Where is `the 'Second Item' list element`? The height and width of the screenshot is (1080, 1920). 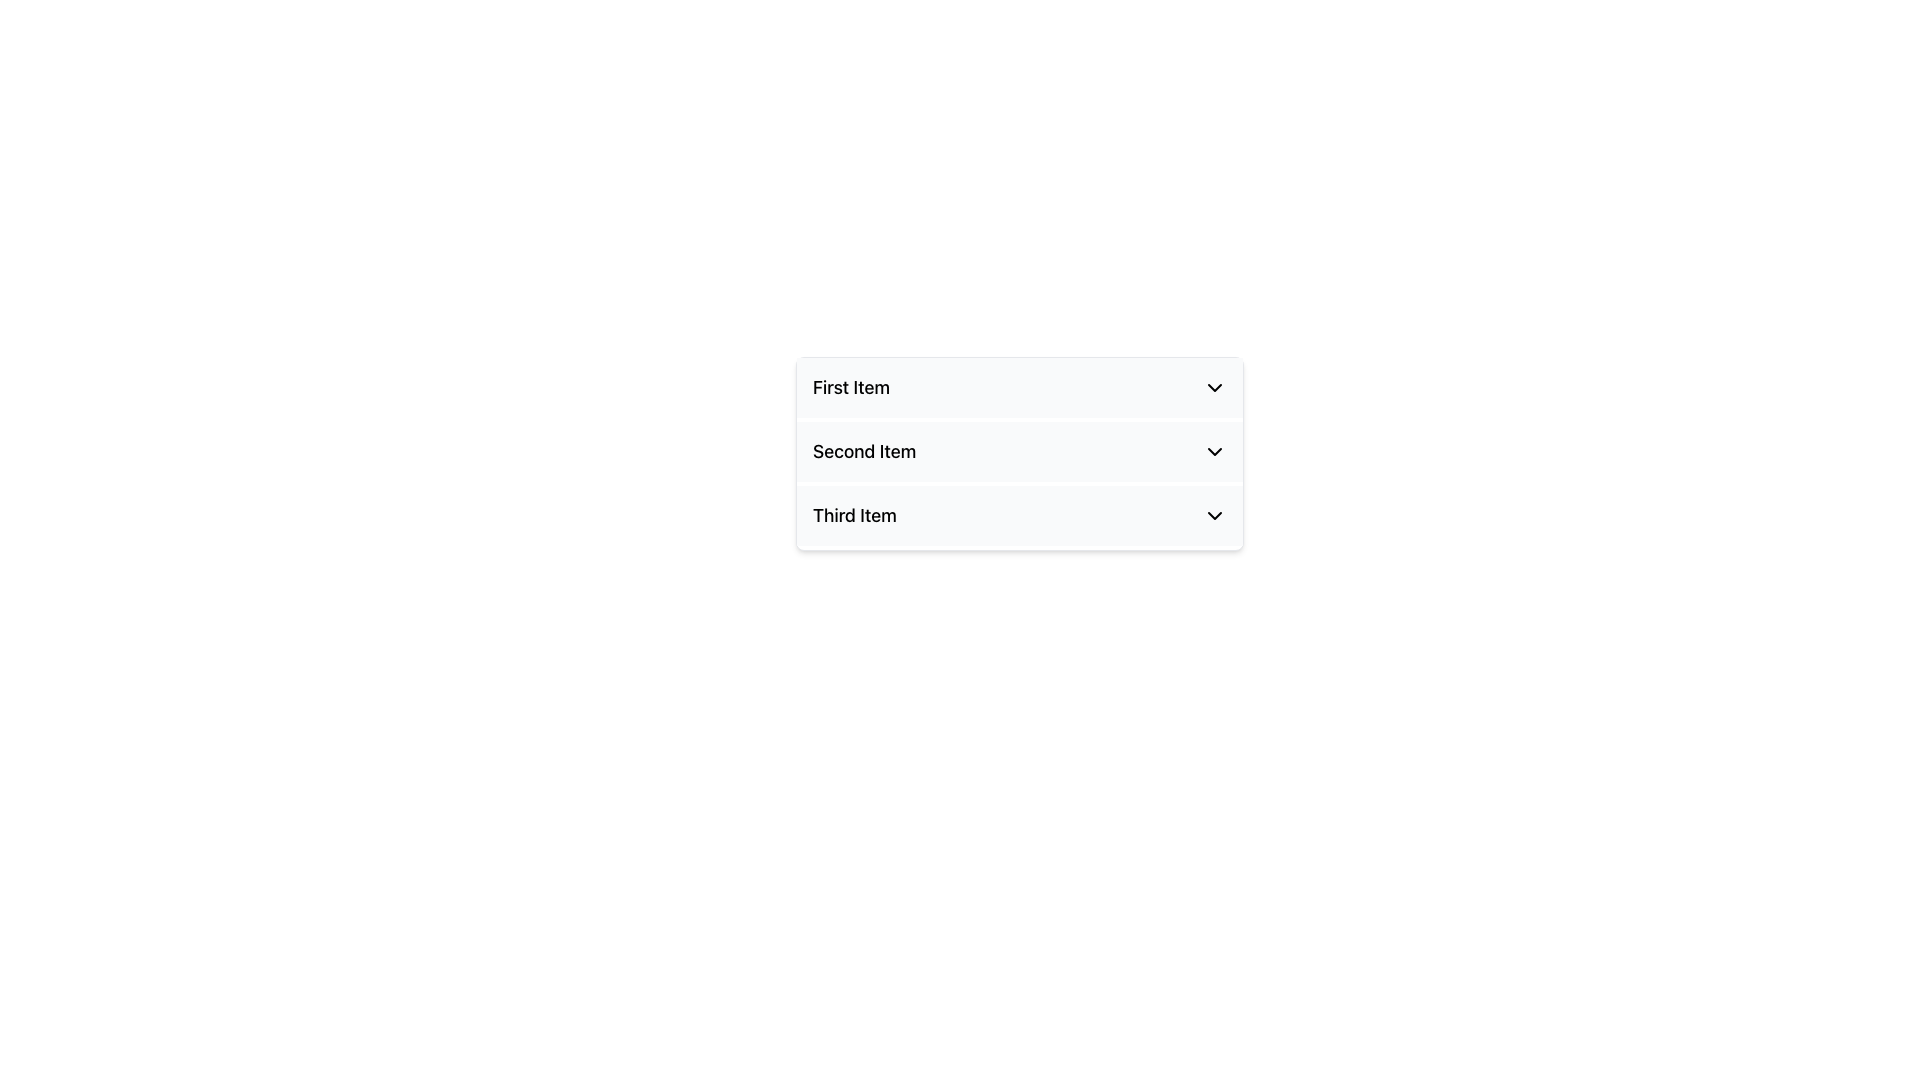 the 'Second Item' list element is located at coordinates (1019, 451).